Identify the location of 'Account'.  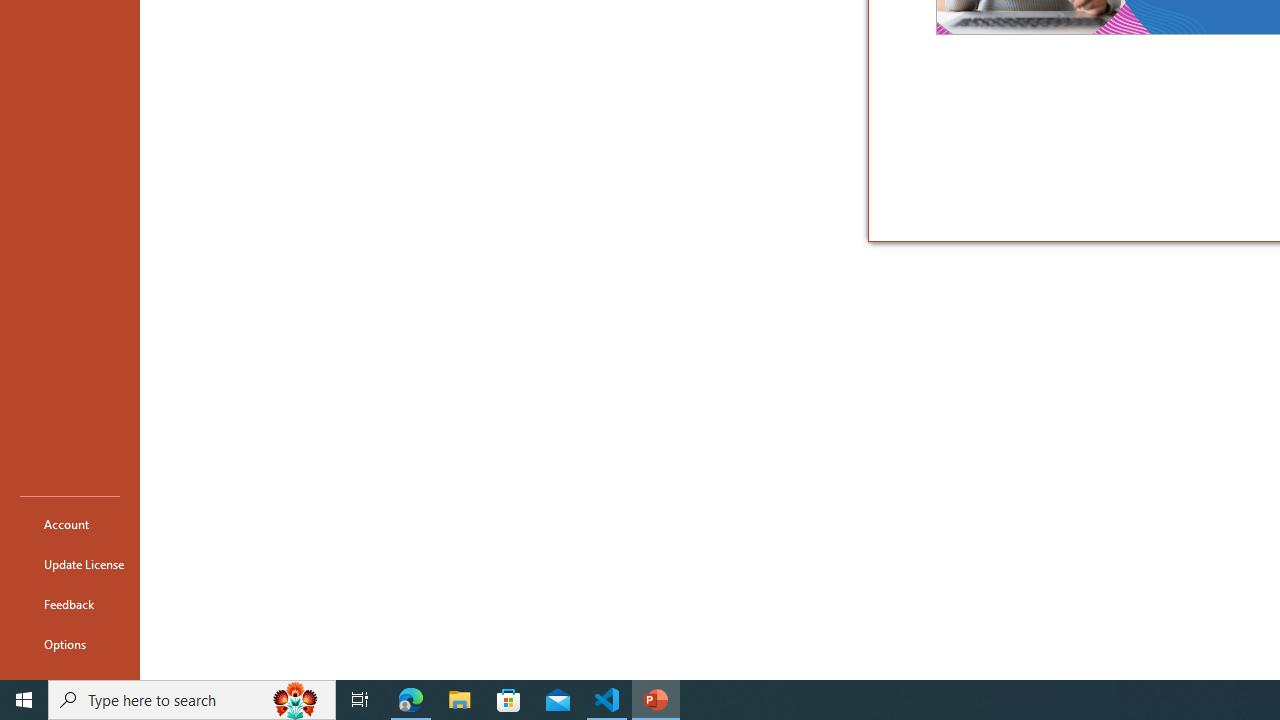
(69, 523).